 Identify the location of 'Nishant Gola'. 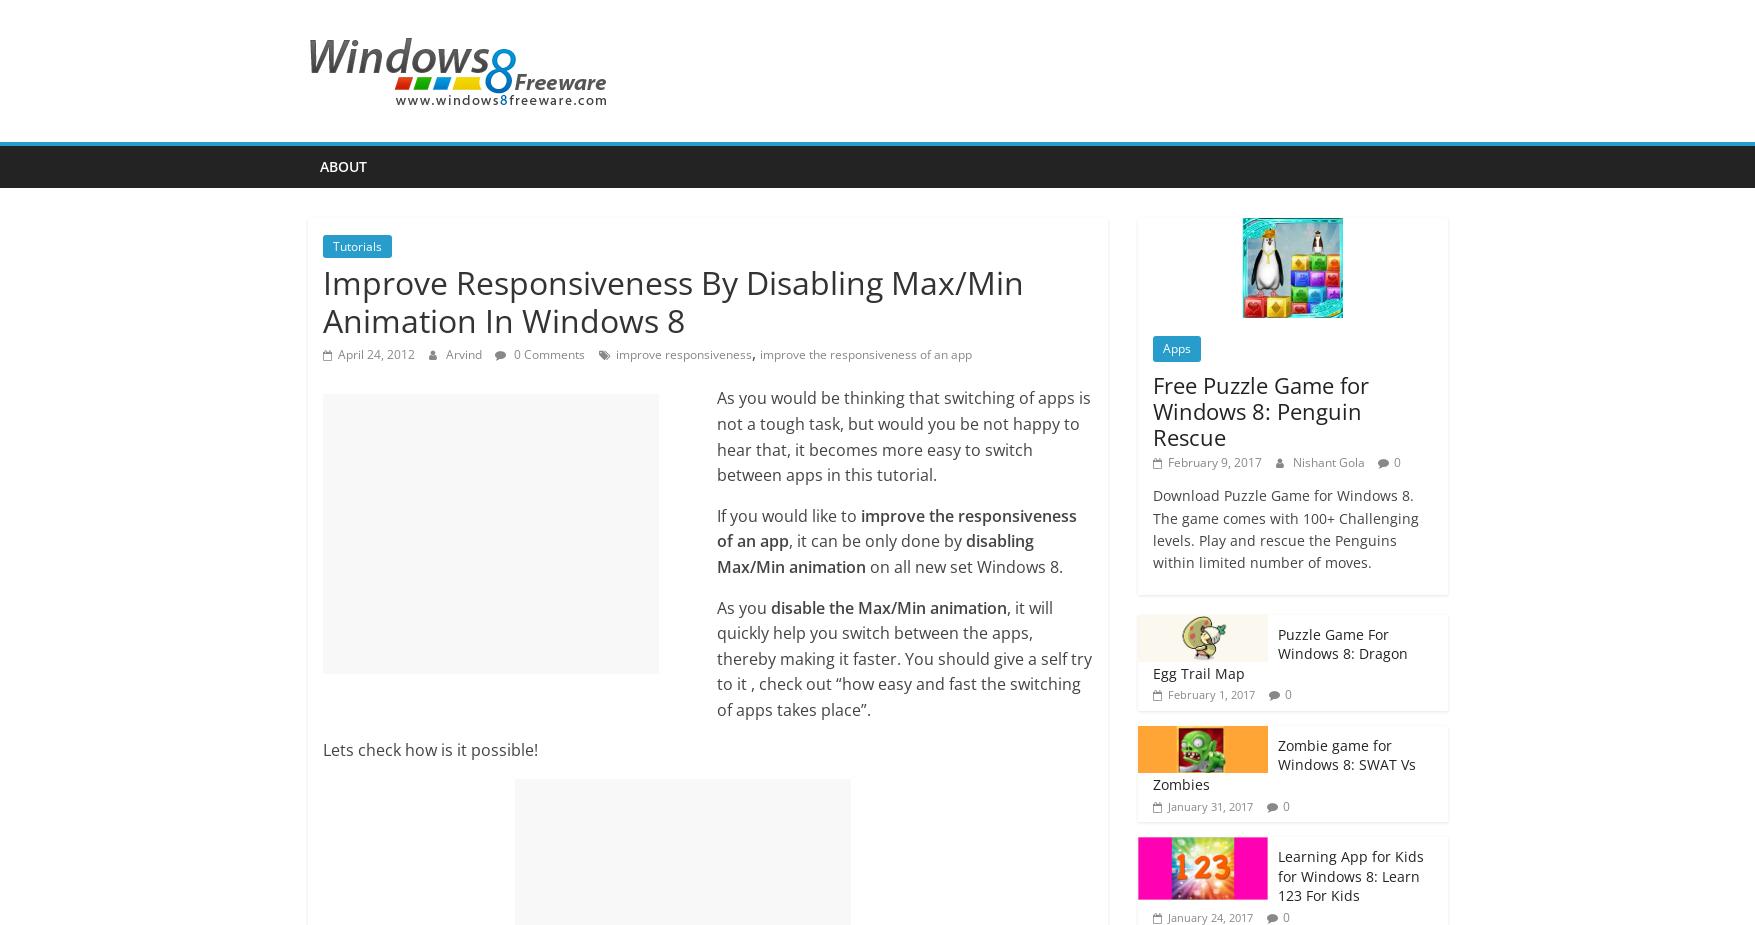
(1328, 460).